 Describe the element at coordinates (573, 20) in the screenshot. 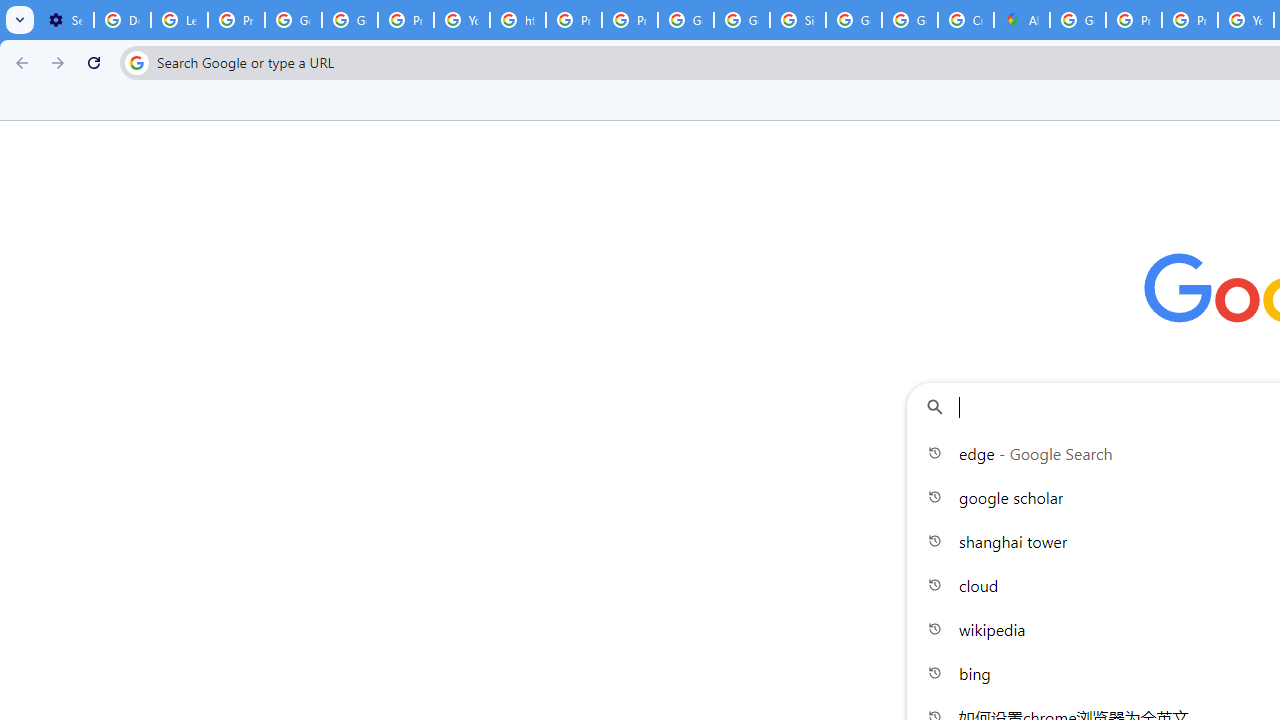

I see `'Privacy Help Center - Policies Help'` at that location.